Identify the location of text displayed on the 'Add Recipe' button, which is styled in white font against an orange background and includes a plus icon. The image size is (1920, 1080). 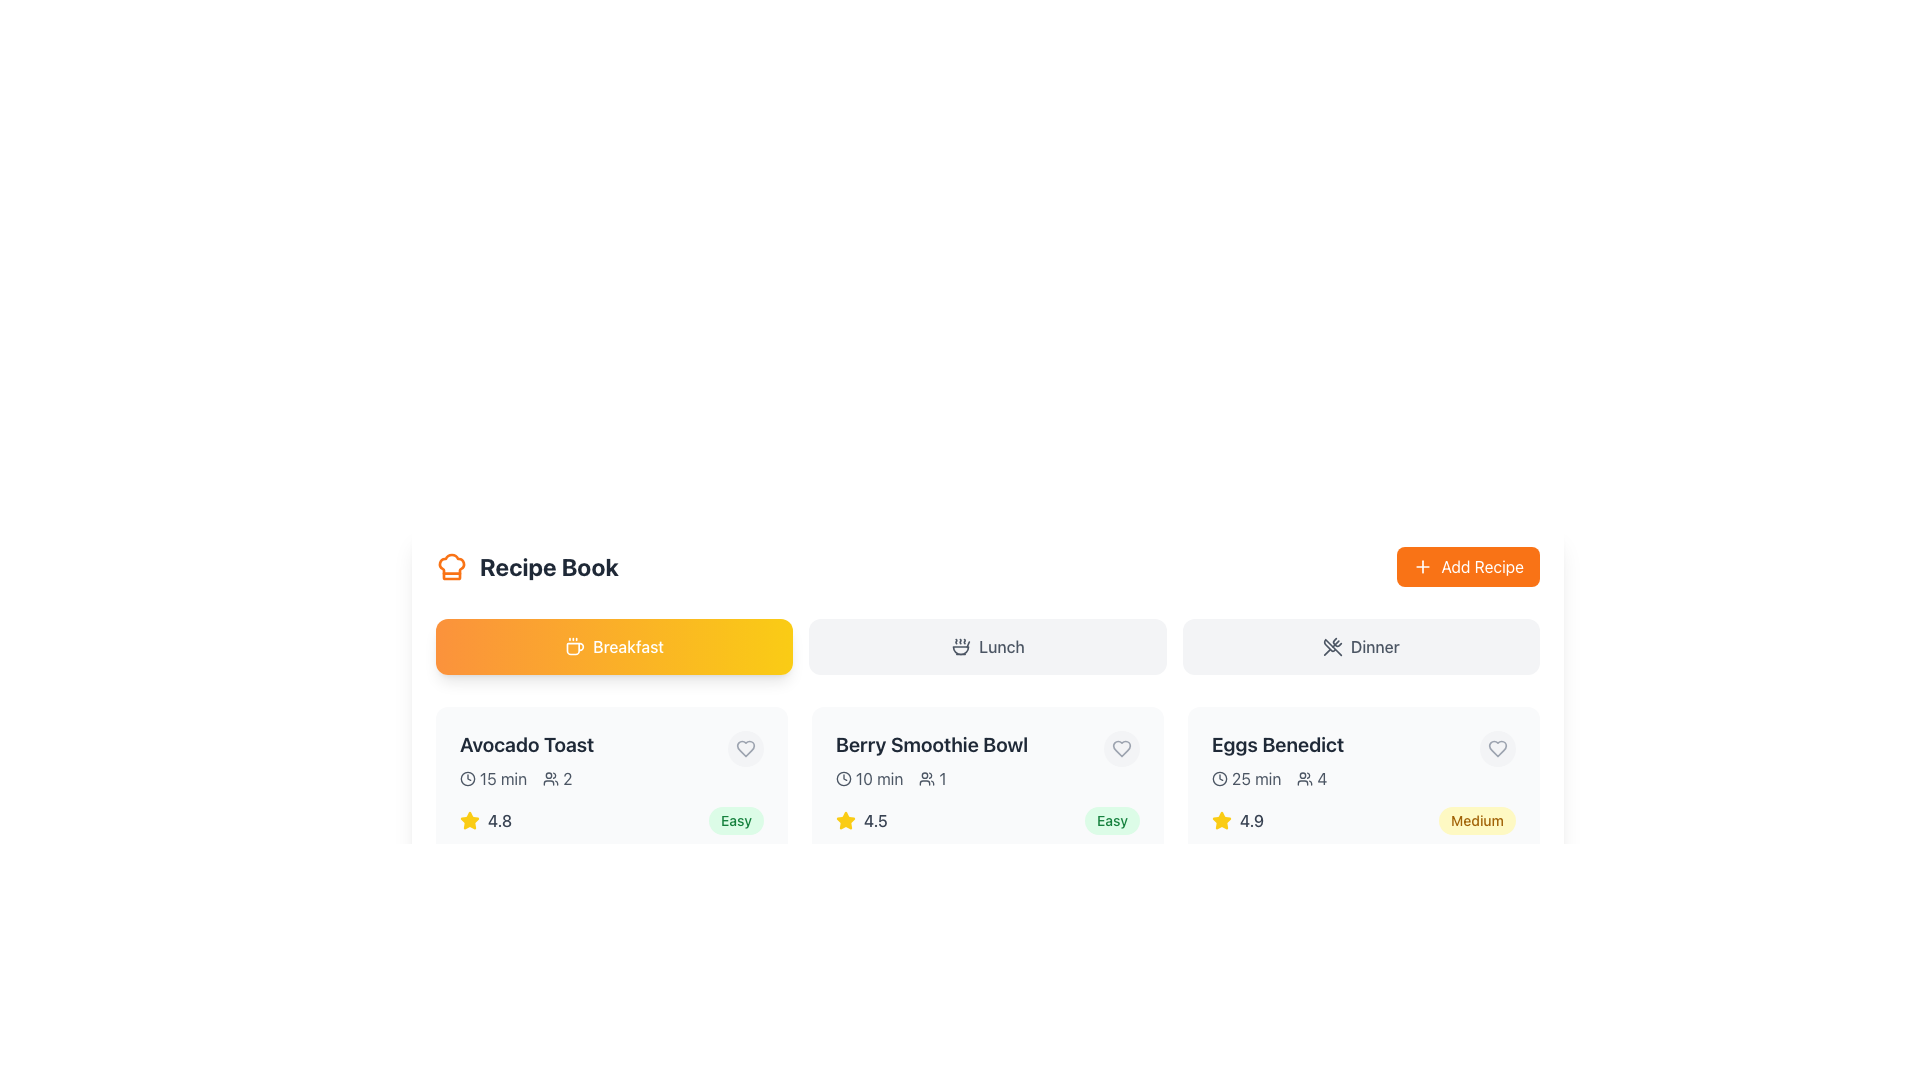
(1482, 567).